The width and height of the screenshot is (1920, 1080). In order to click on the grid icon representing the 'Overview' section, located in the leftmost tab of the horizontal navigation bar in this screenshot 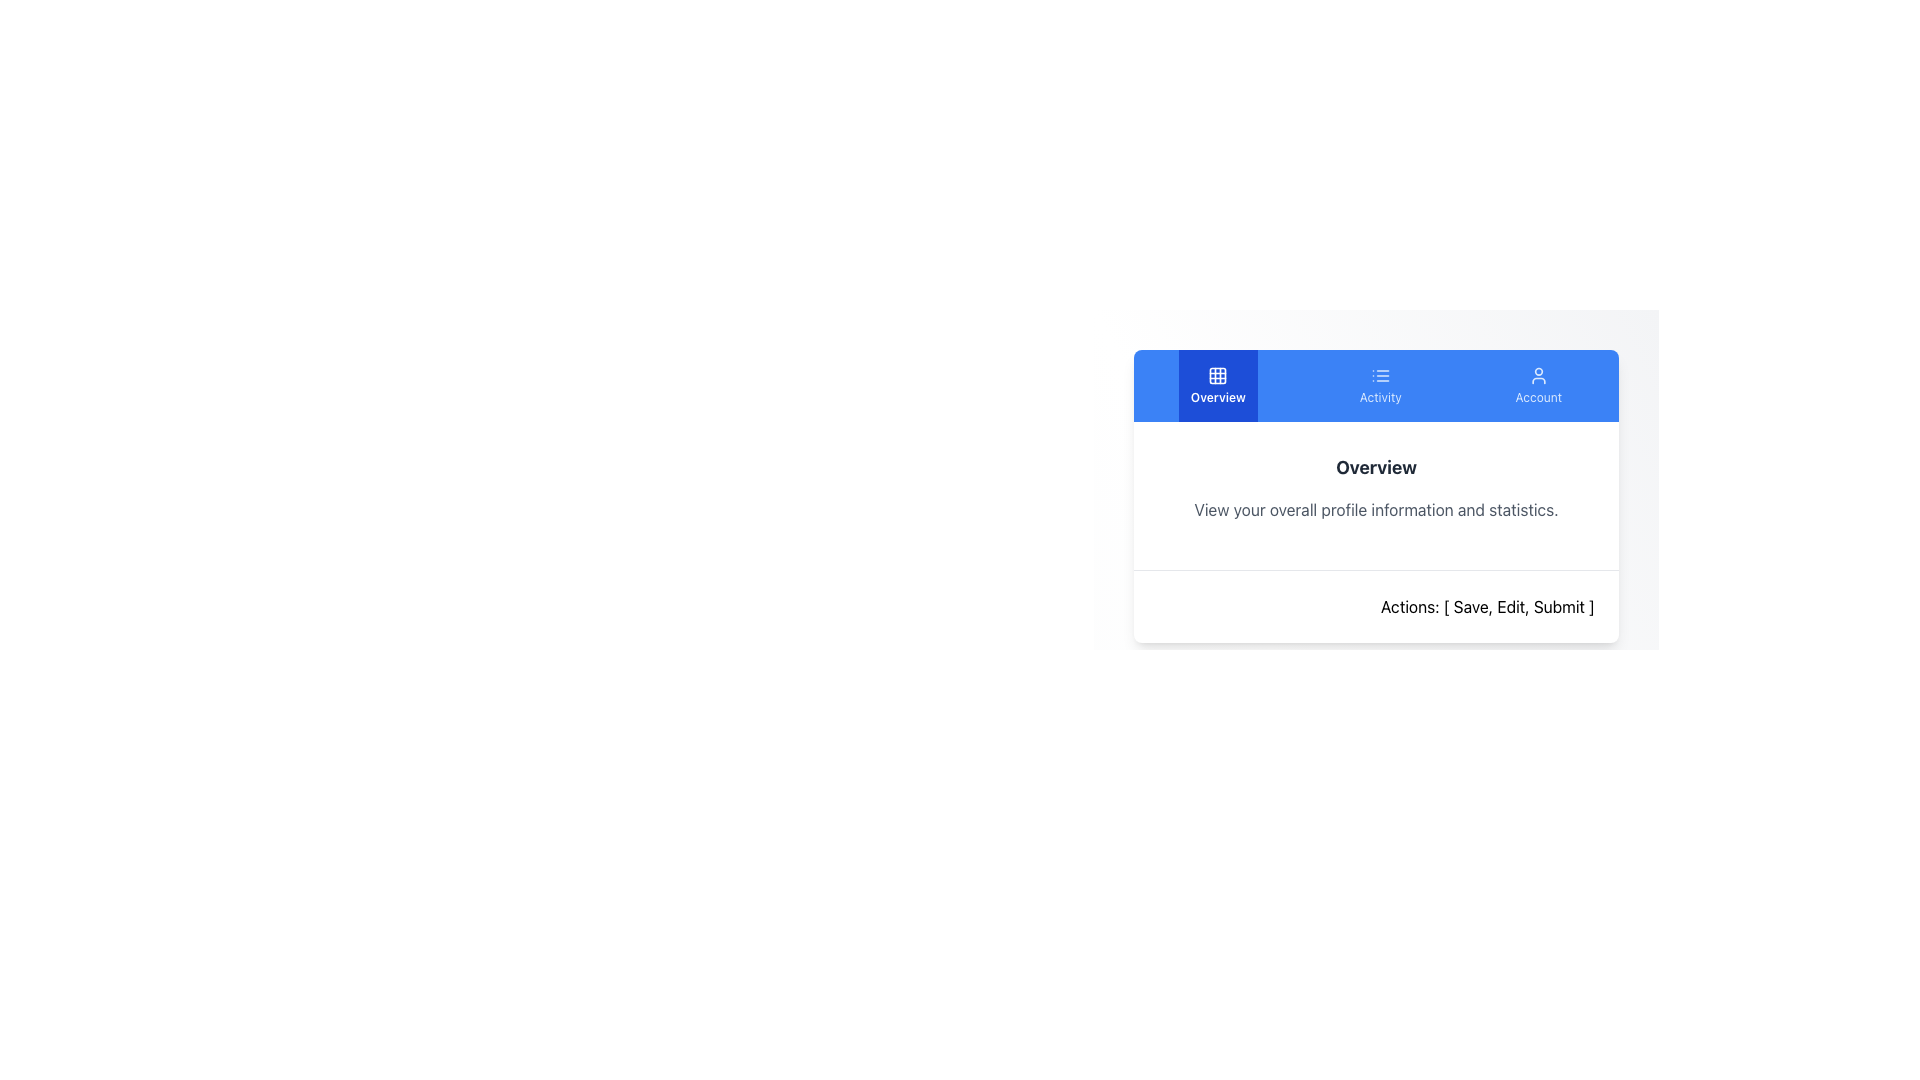, I will do `click(1217, 375)`.